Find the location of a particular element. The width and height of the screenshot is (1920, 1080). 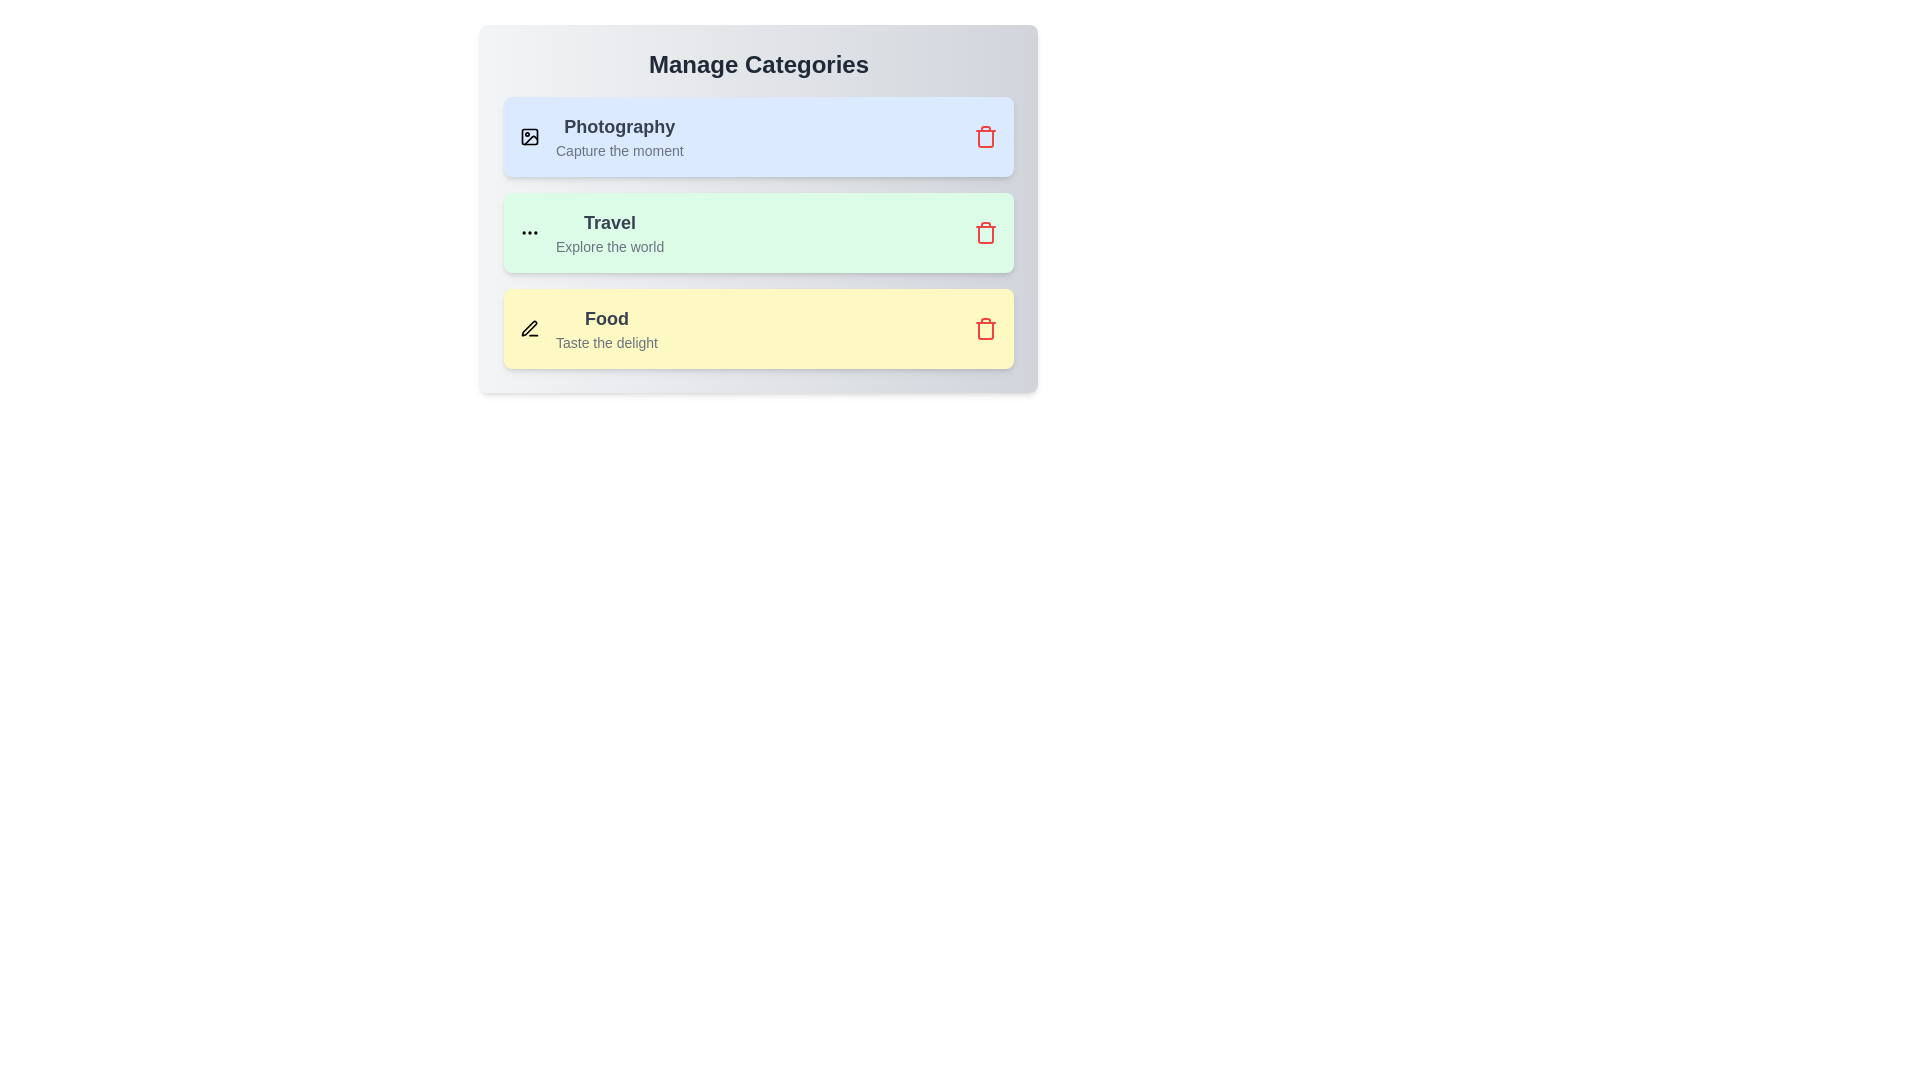

the icon of the category Food to view it is located at coordinates (529, 327).